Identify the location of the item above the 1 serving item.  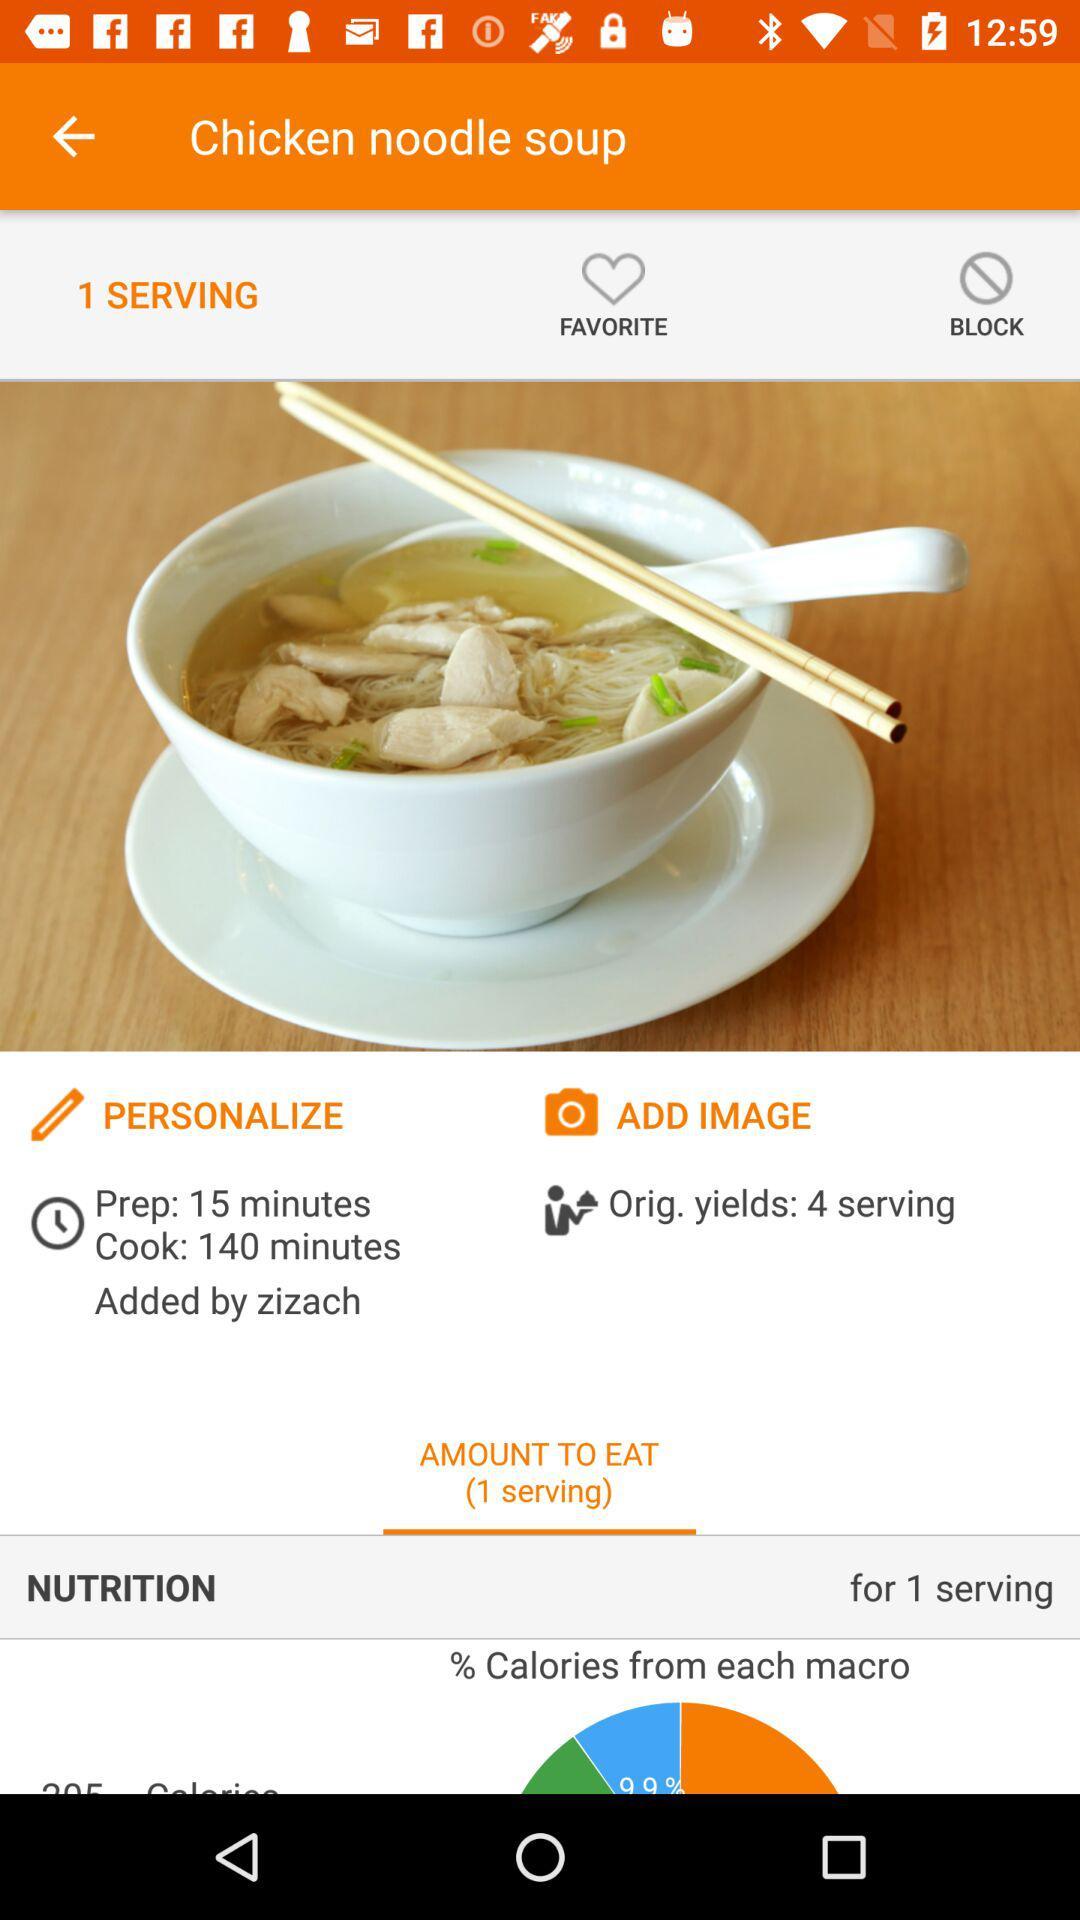
(72, 135).